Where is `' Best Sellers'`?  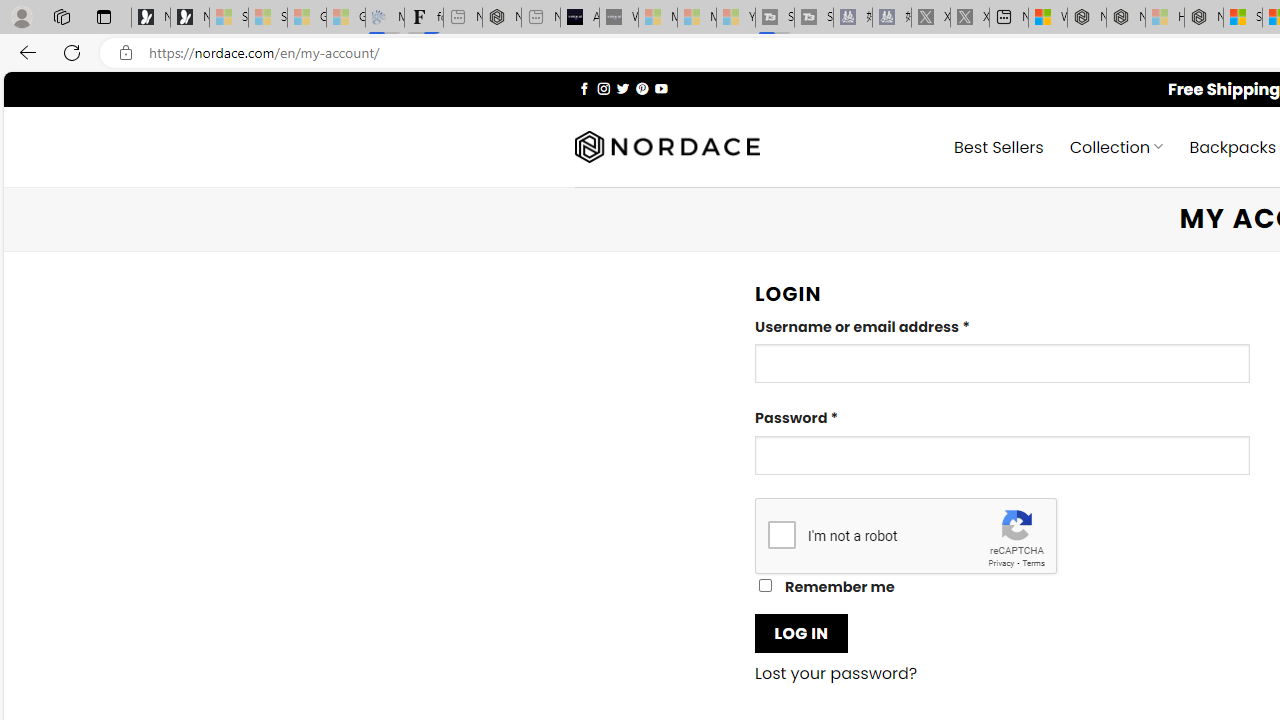
' Best Sellers' is located at coordinates (999, 145).